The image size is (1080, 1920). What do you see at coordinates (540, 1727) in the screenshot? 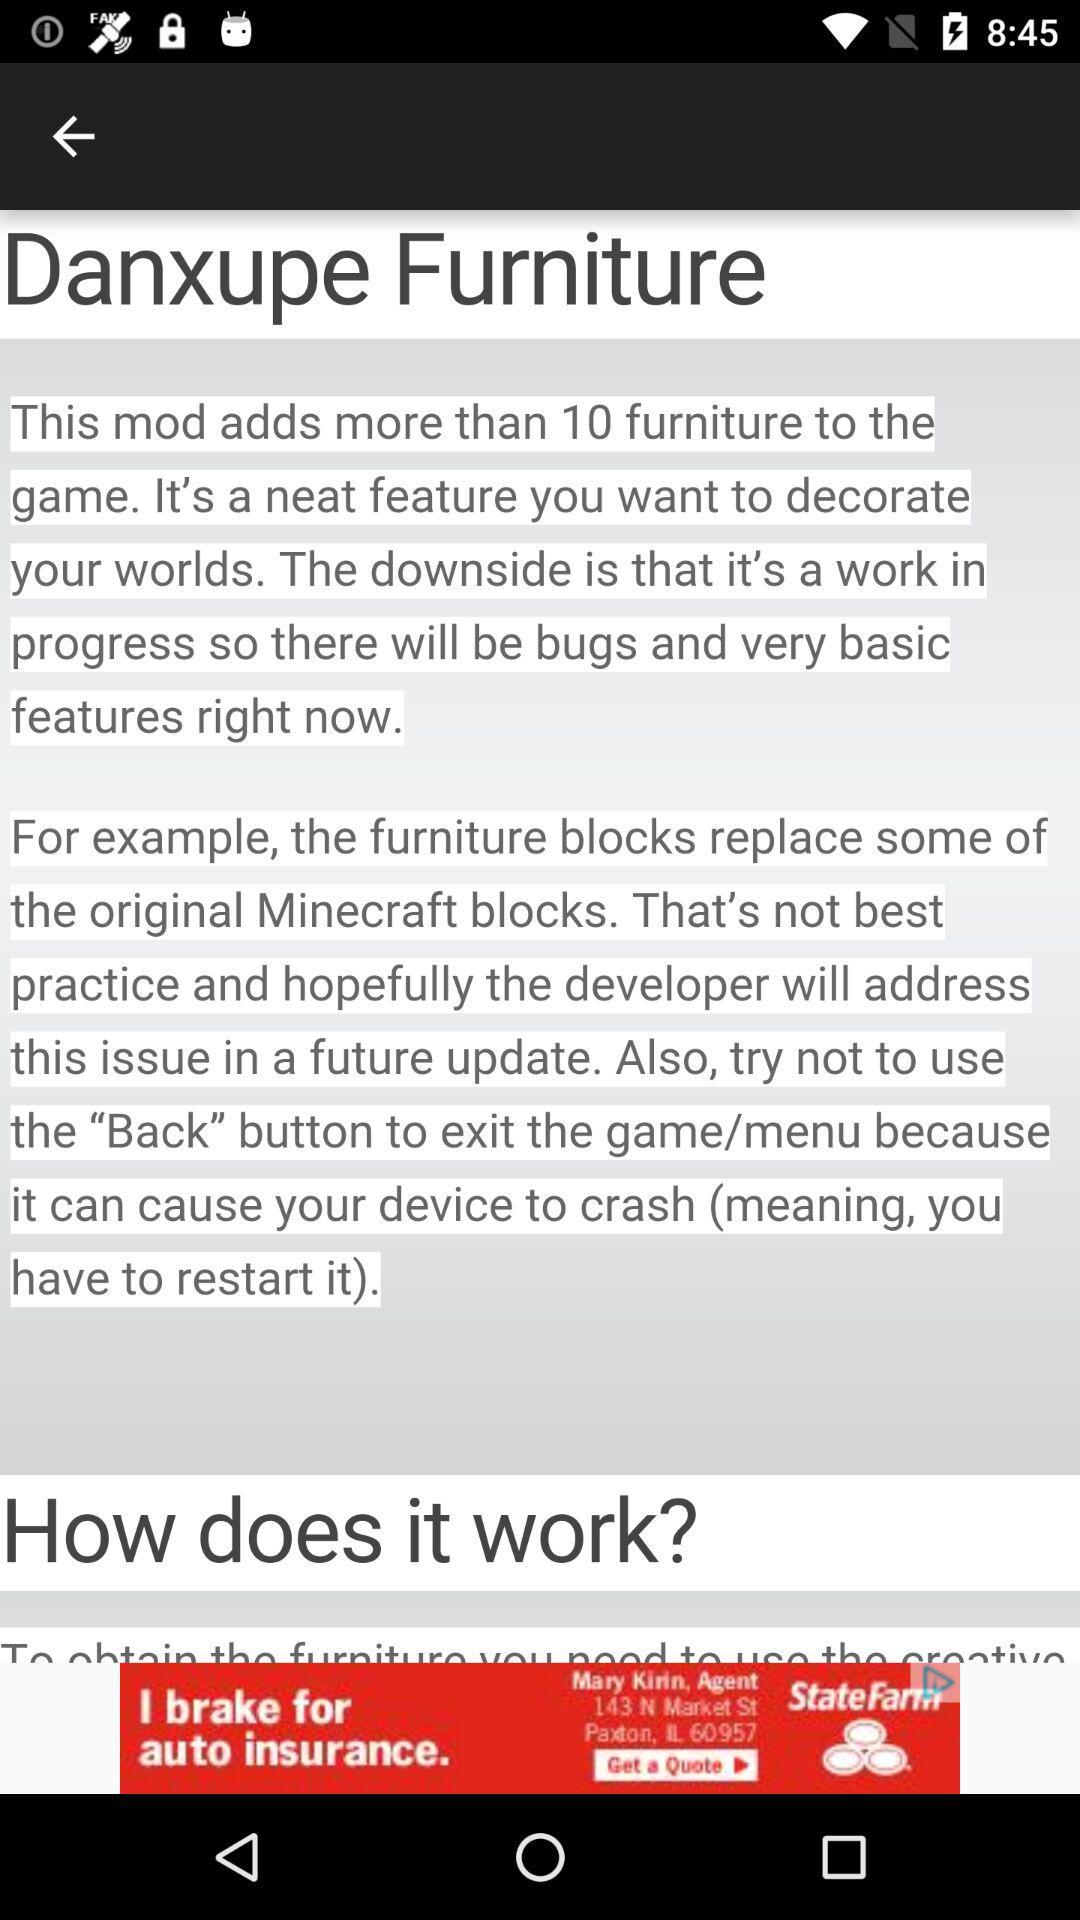
I see `the advertisement` at bounding box center [540, 1727].